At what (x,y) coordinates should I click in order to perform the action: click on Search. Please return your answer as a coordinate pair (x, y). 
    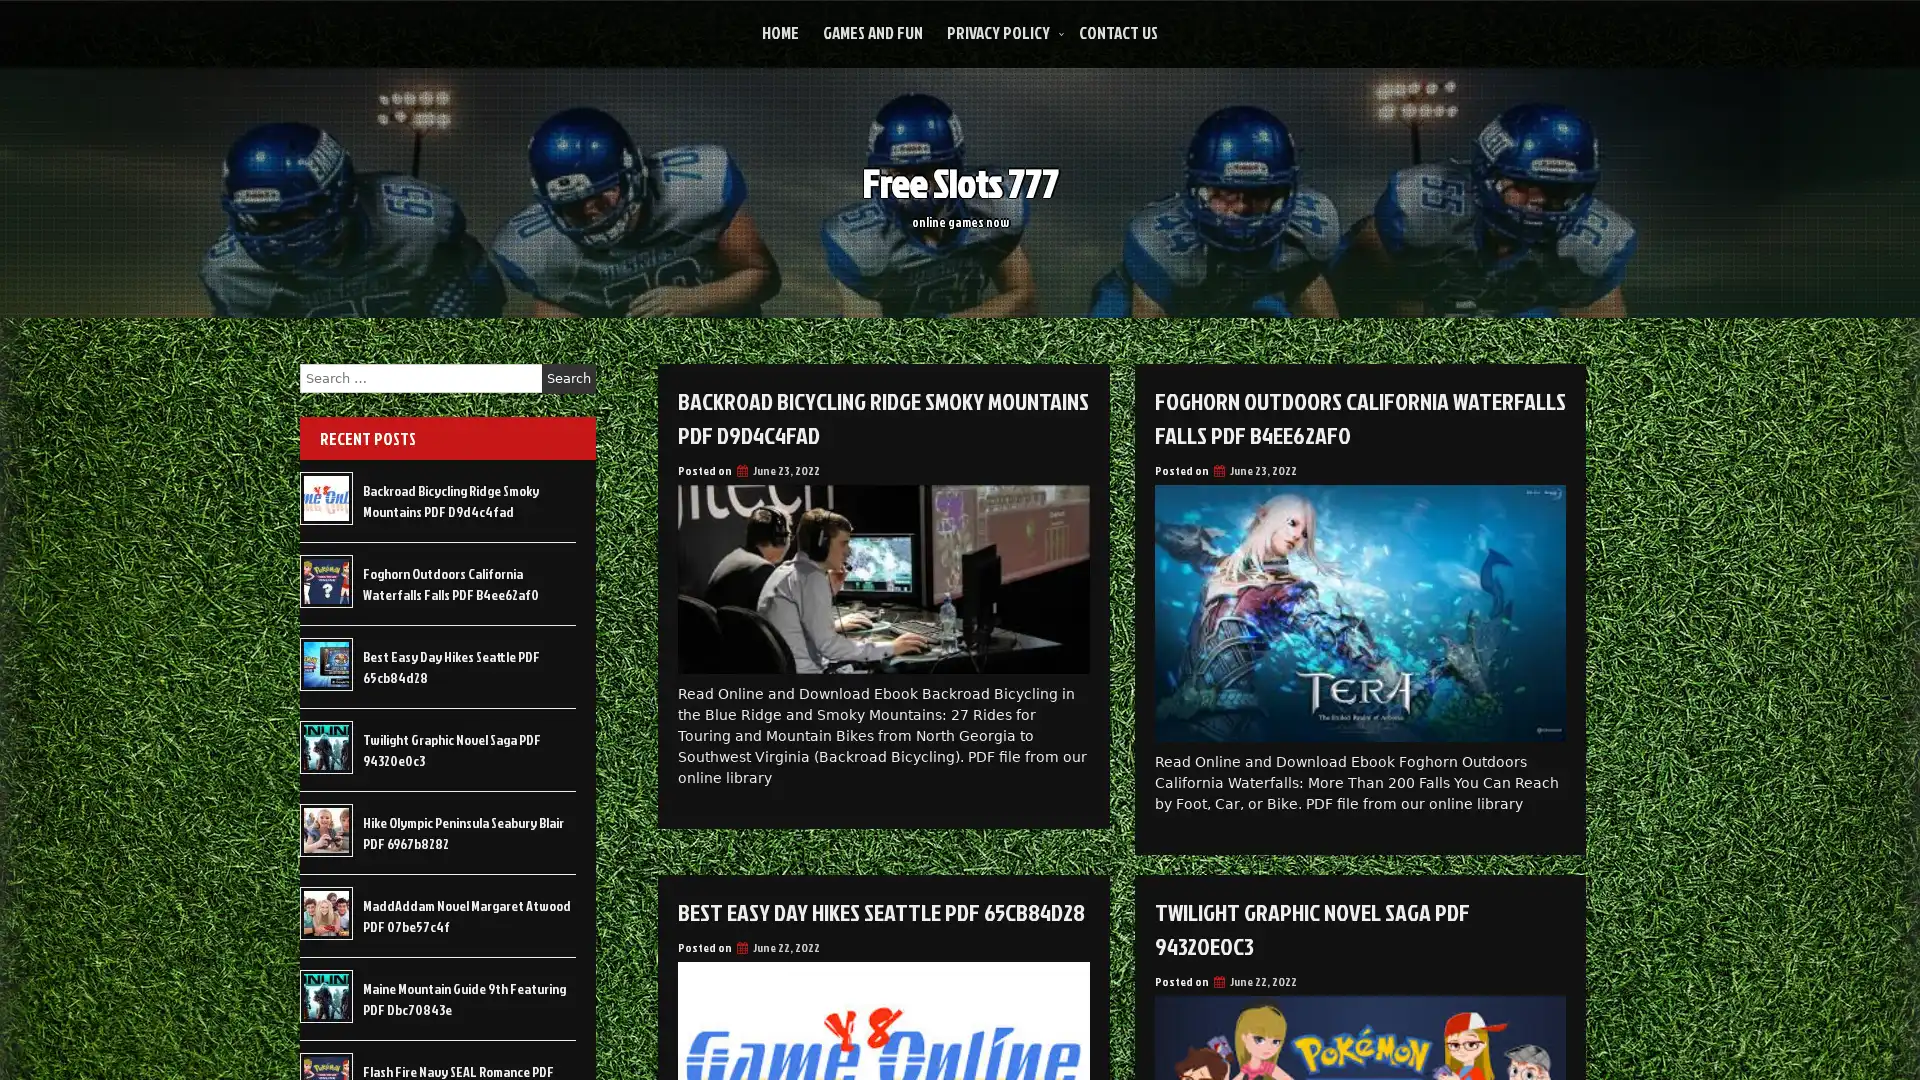
    Looking at the image, I should click on (568, 378).